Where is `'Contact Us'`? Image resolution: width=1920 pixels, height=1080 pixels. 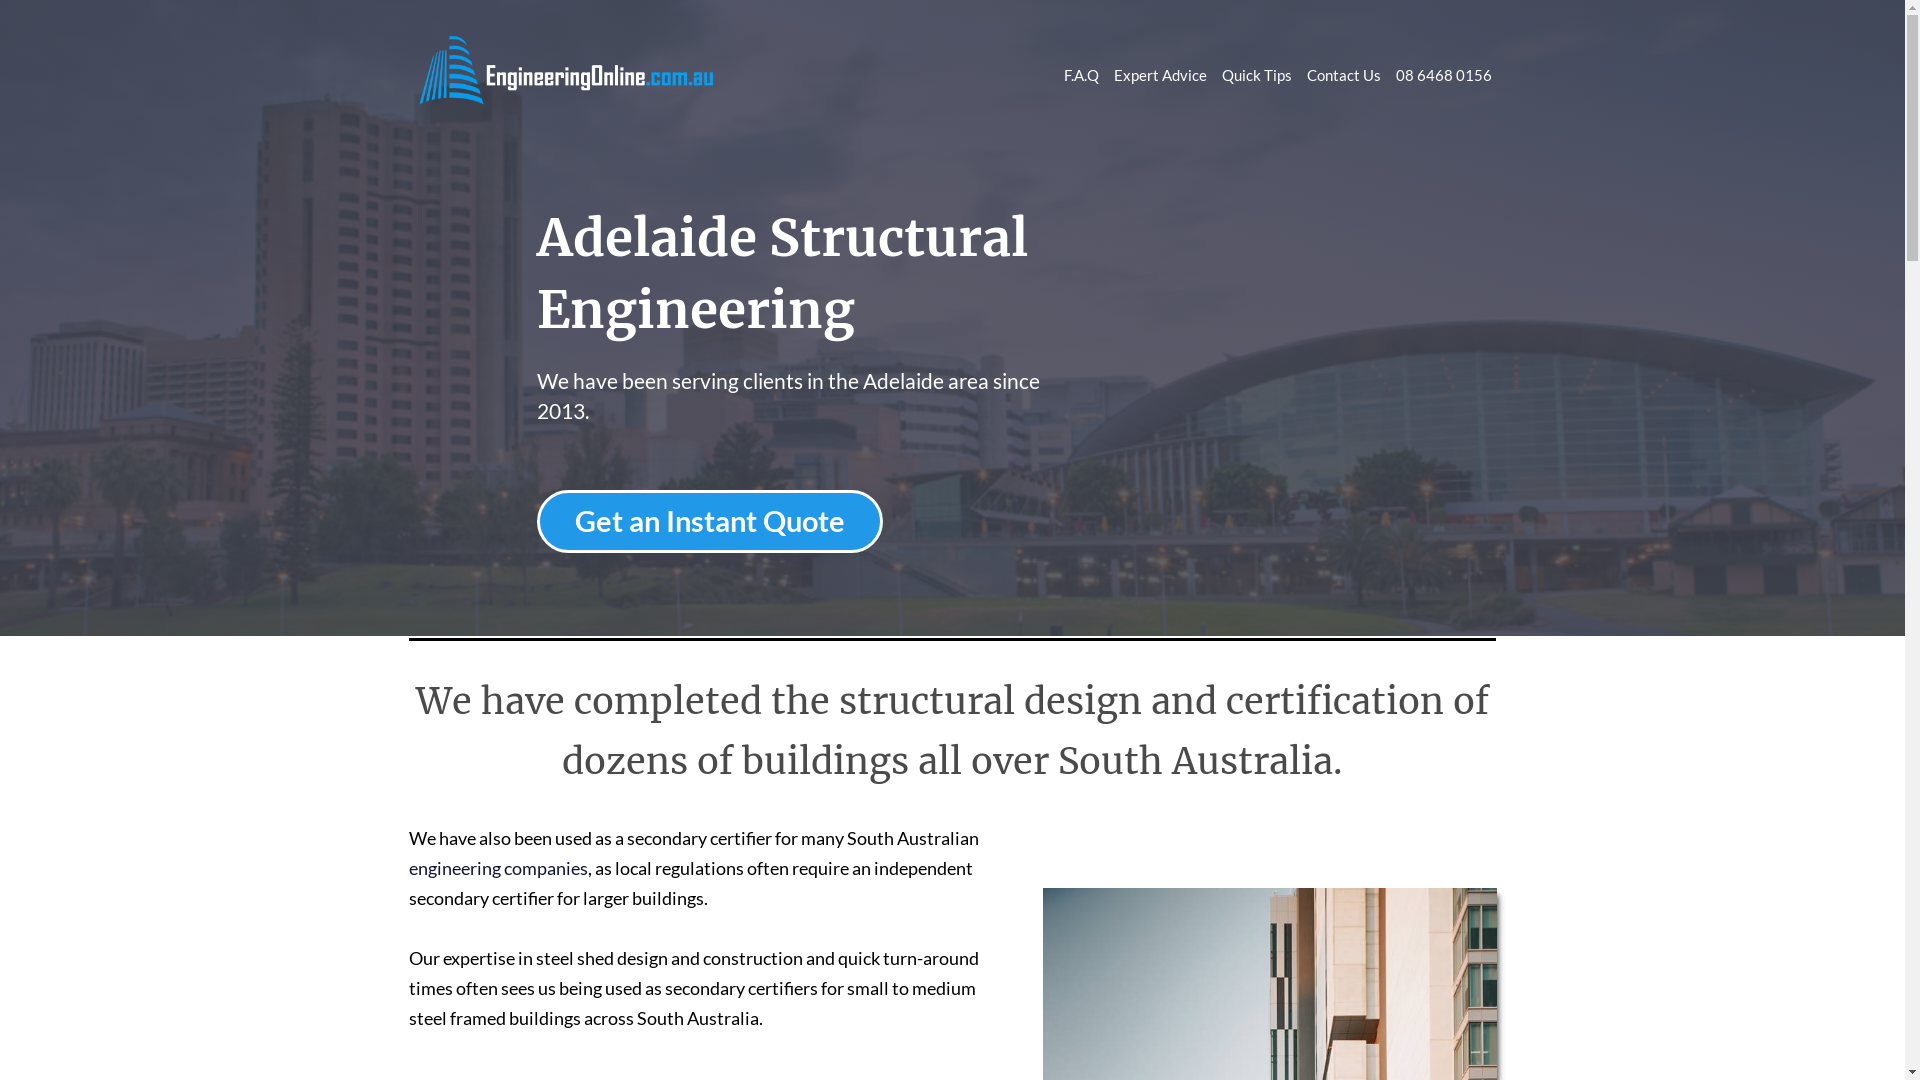
'Contact Us' is located at coordinates (1343, 73).